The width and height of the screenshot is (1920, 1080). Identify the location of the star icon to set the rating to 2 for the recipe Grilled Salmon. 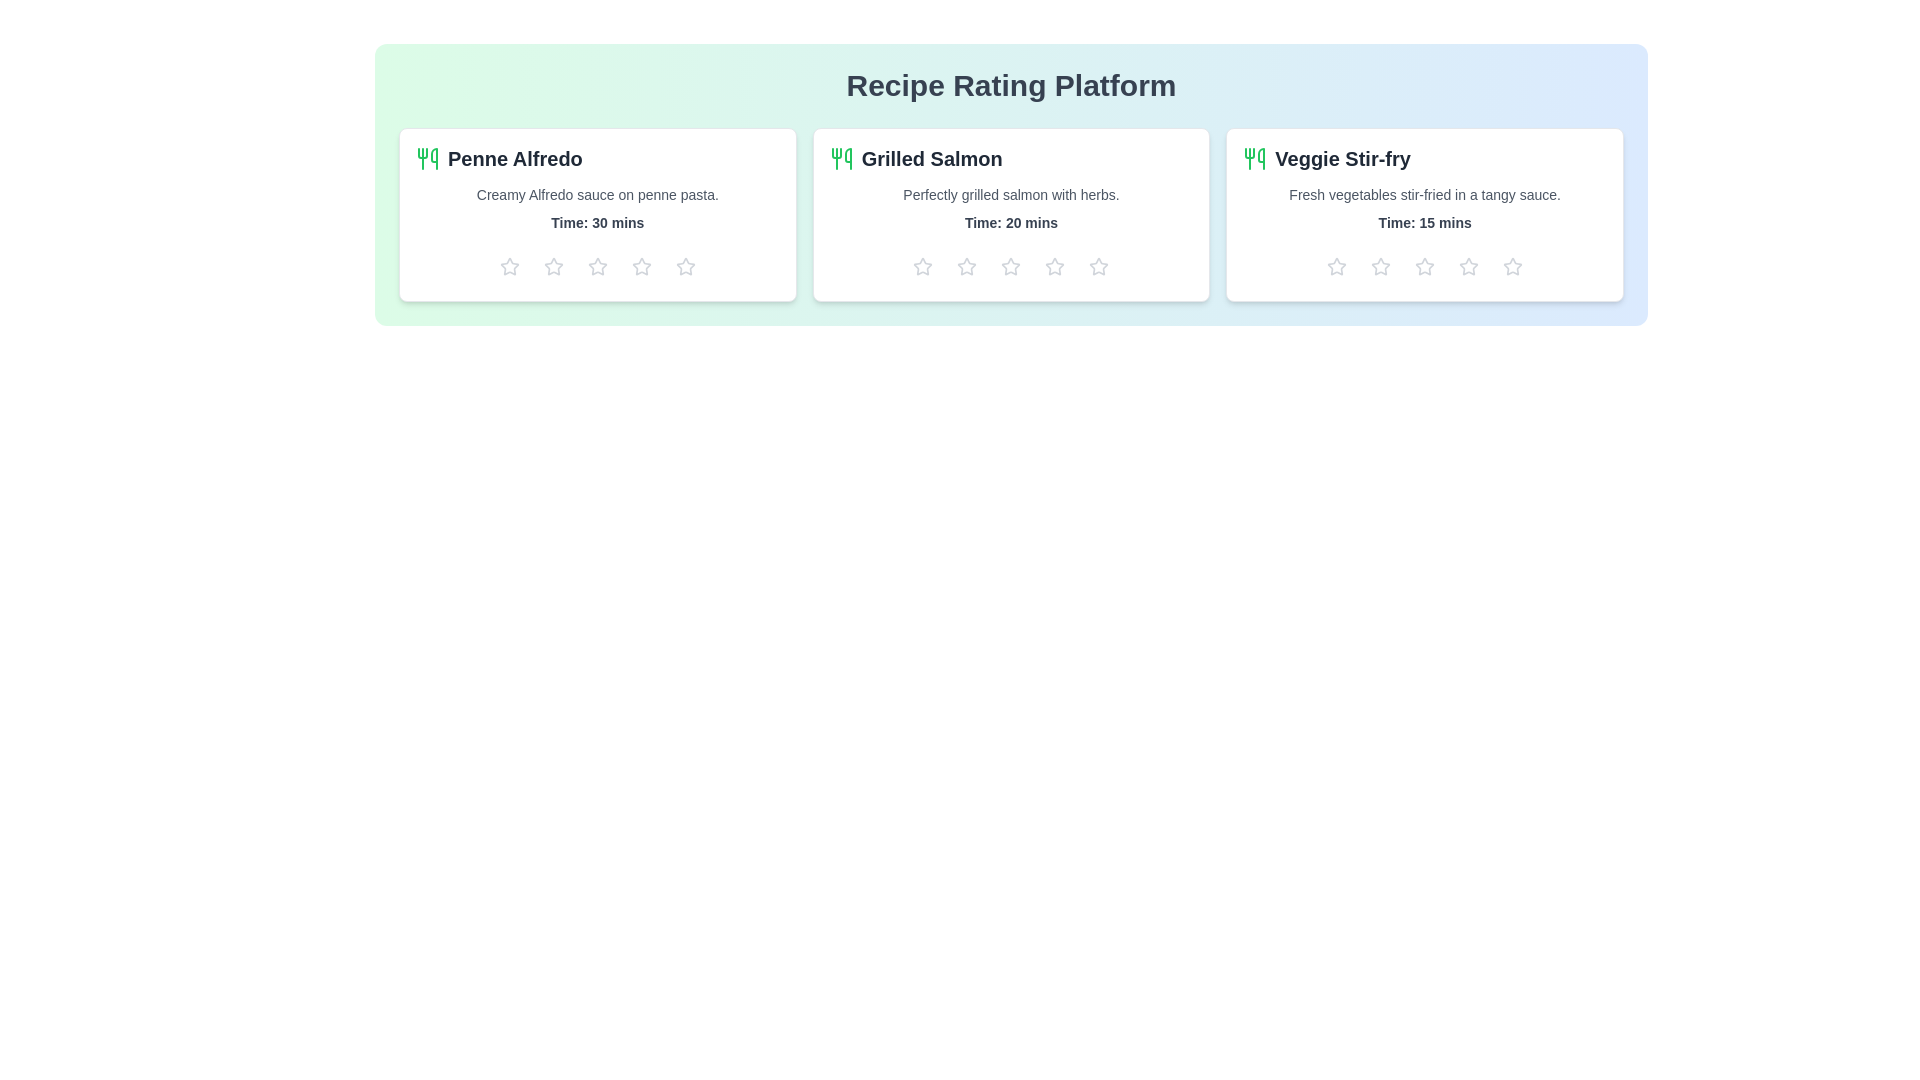
(967, 265).